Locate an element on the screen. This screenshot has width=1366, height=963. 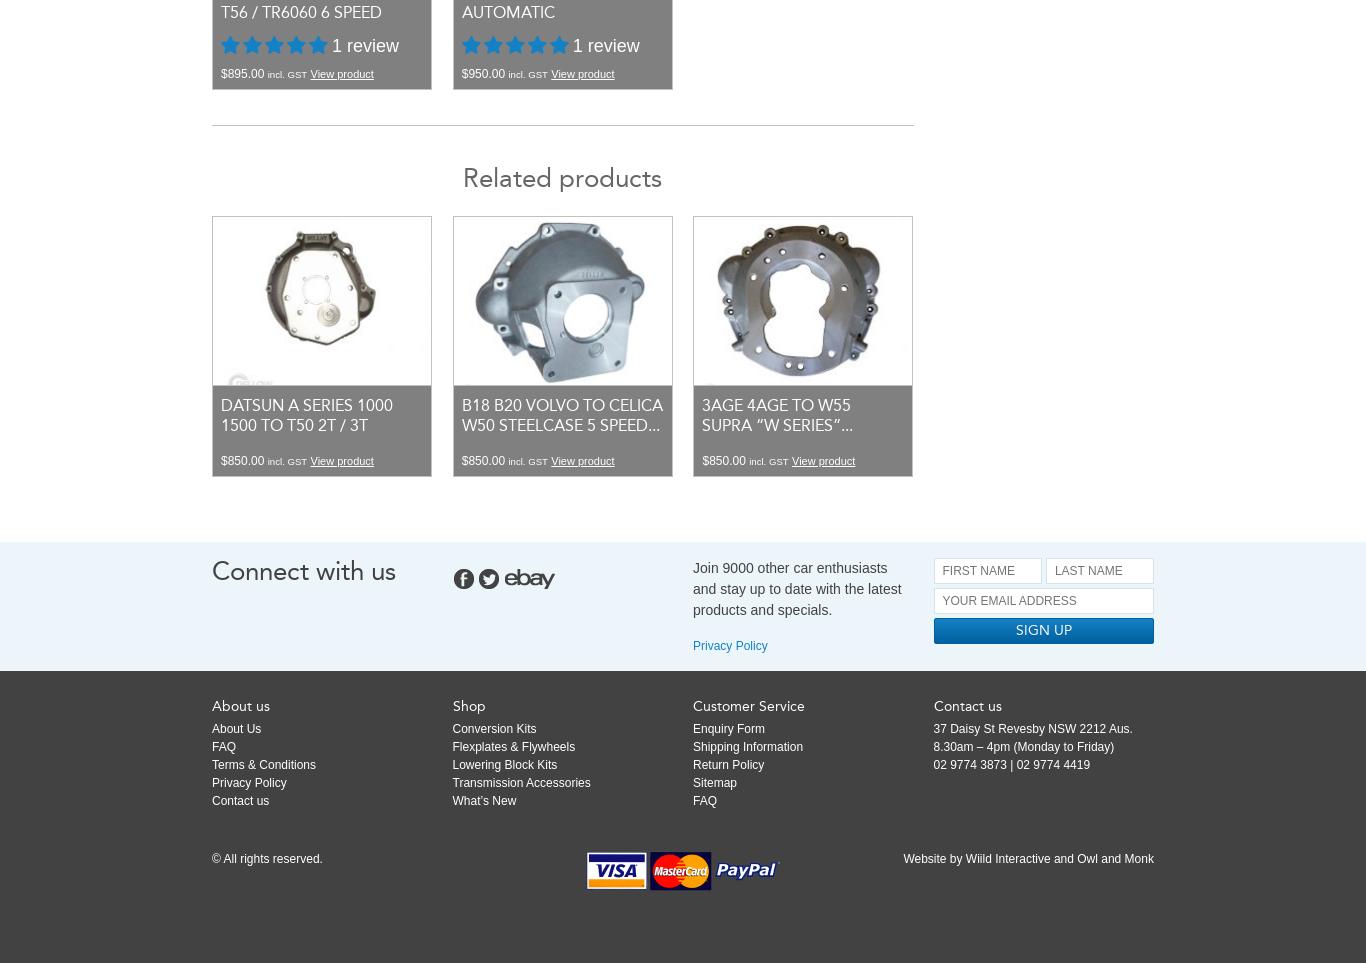
'Transmission Accessories' is located at coordinates (520, 783).